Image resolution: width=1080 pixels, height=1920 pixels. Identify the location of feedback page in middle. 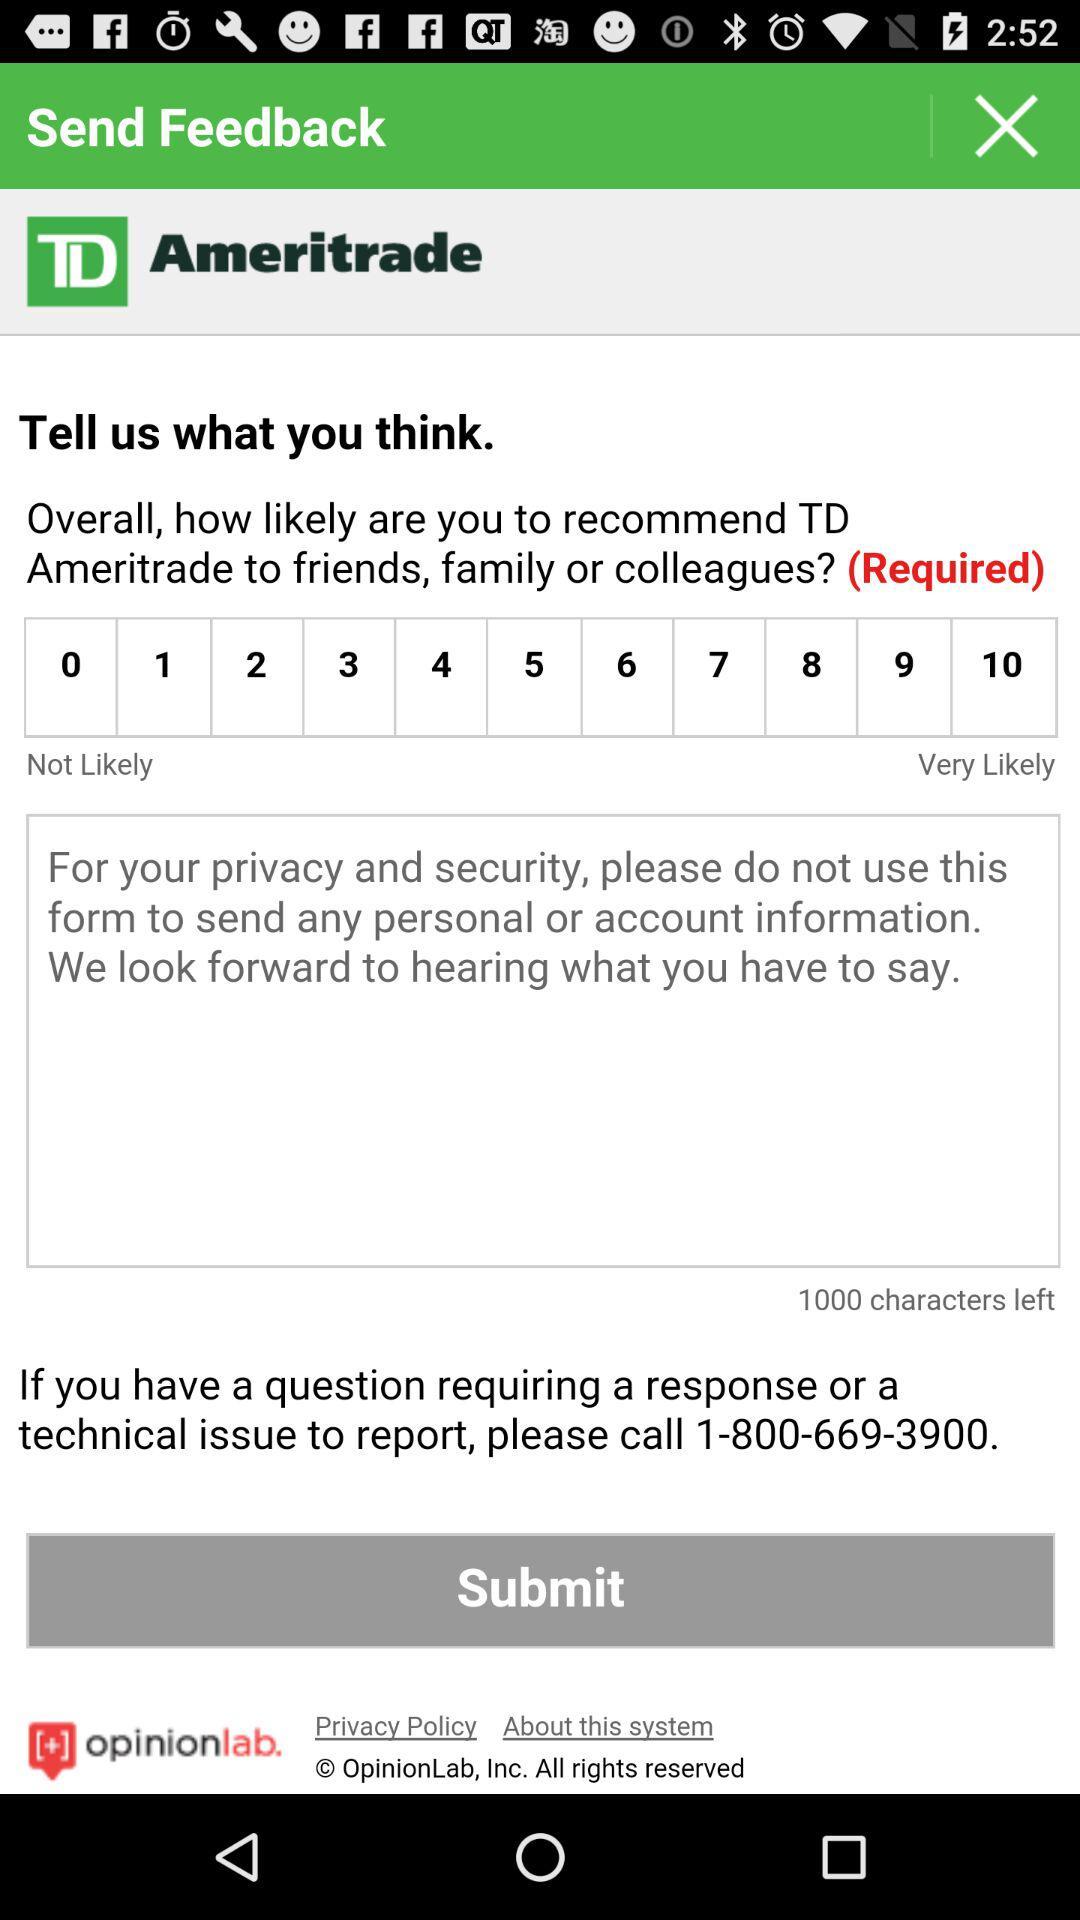
(540, 991).